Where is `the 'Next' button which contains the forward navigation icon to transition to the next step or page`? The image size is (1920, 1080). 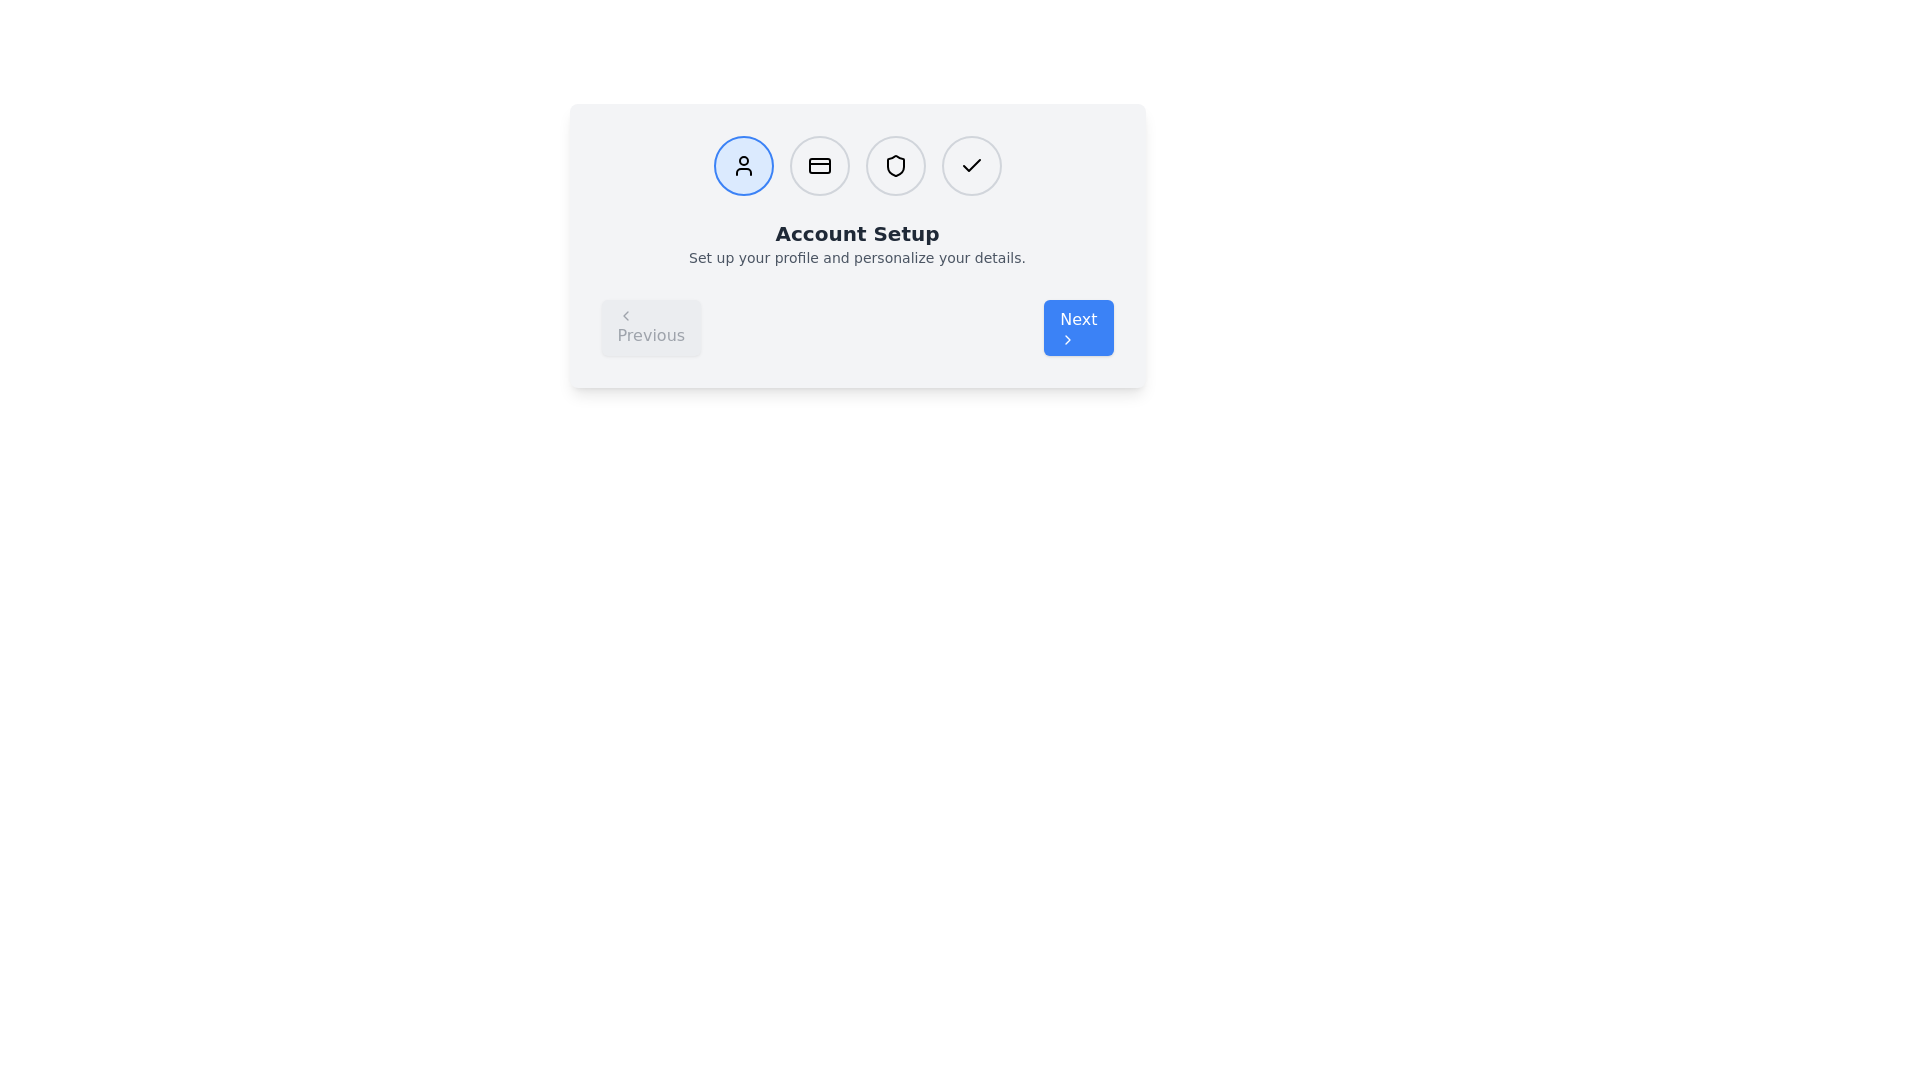 the 'Next' button which contains the forward navigation icon to transition to the next step or page is located at coordinates (1067, 338).